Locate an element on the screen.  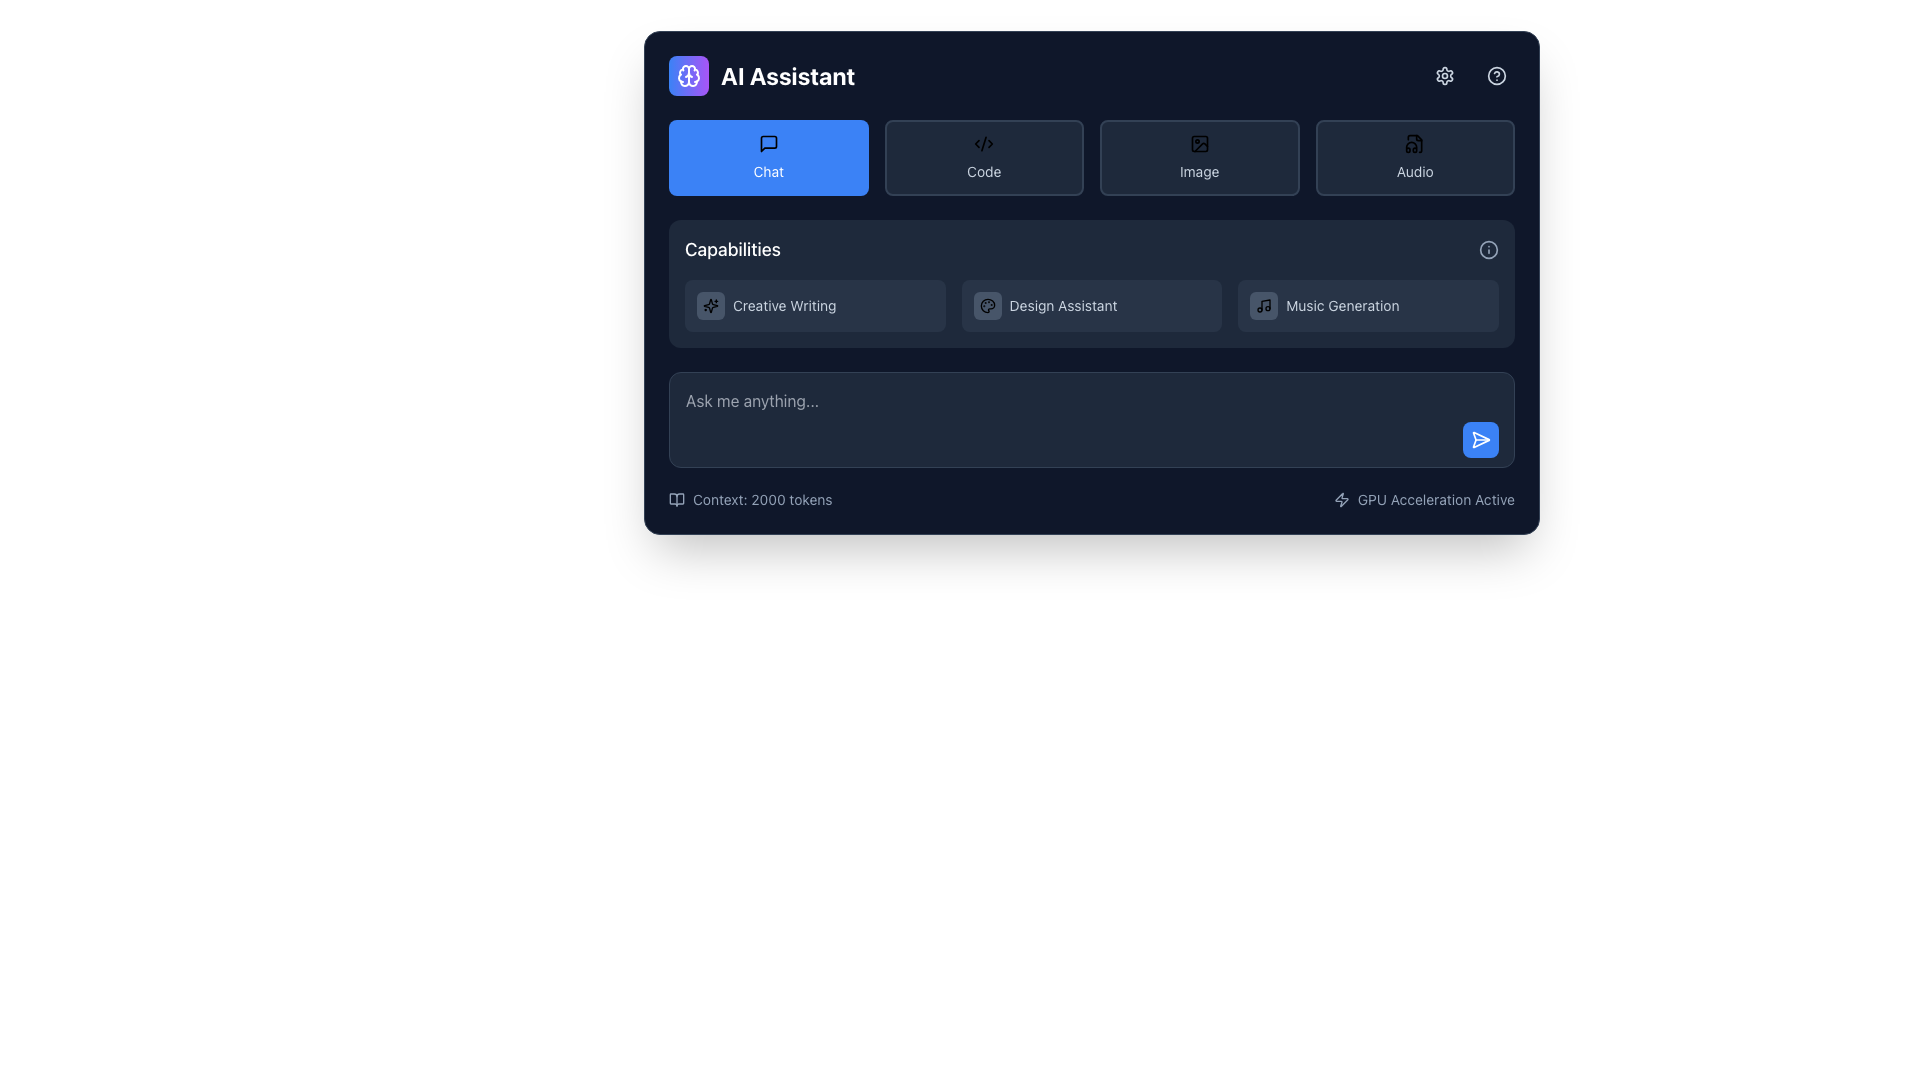
the text label indicating that GPU acceleration is currently active, located at the bottom-right corner of the card-like interface, next to a lightning bolt icon is located at coordinates (1435, 499).